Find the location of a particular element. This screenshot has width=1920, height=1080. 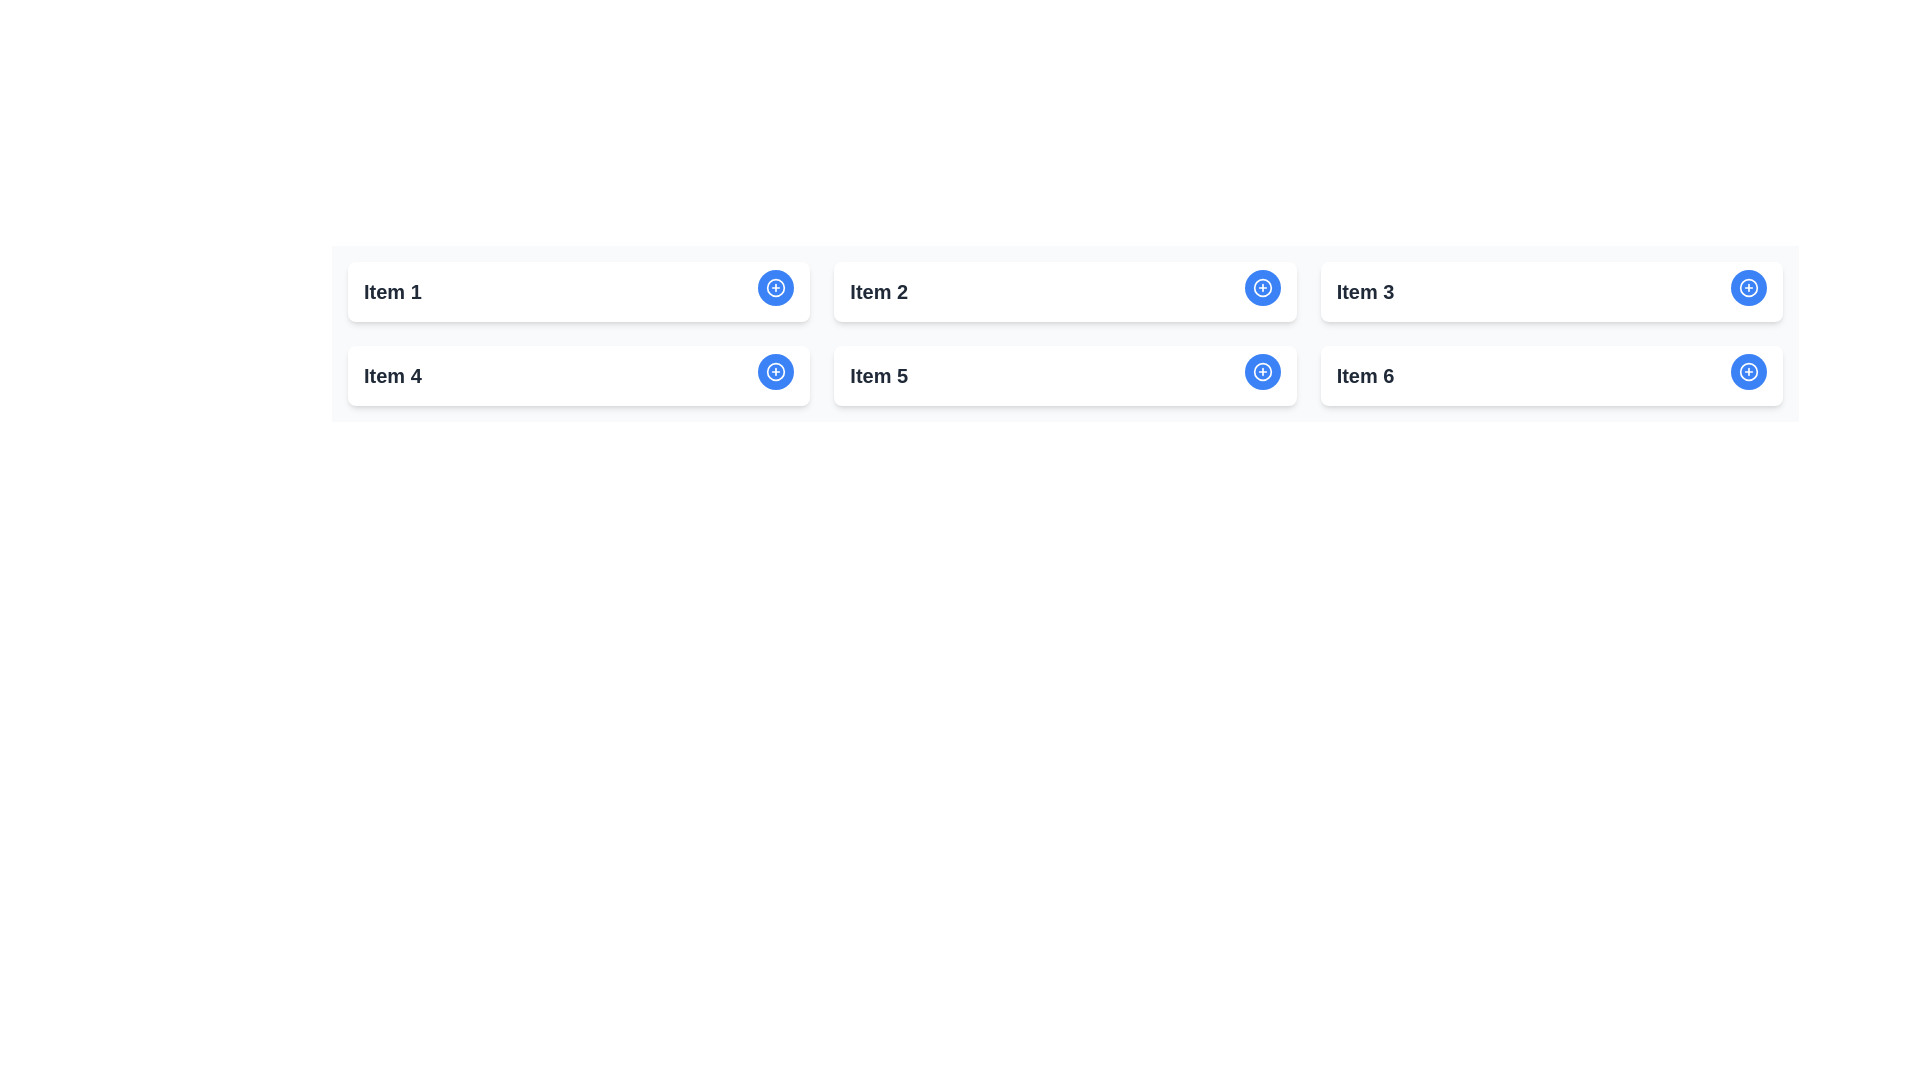

the informational static text element located centrally in the second row of the grid, positioned below 'Item 2' and to the left of 'Item 6' is located at coordinates (879, 375).